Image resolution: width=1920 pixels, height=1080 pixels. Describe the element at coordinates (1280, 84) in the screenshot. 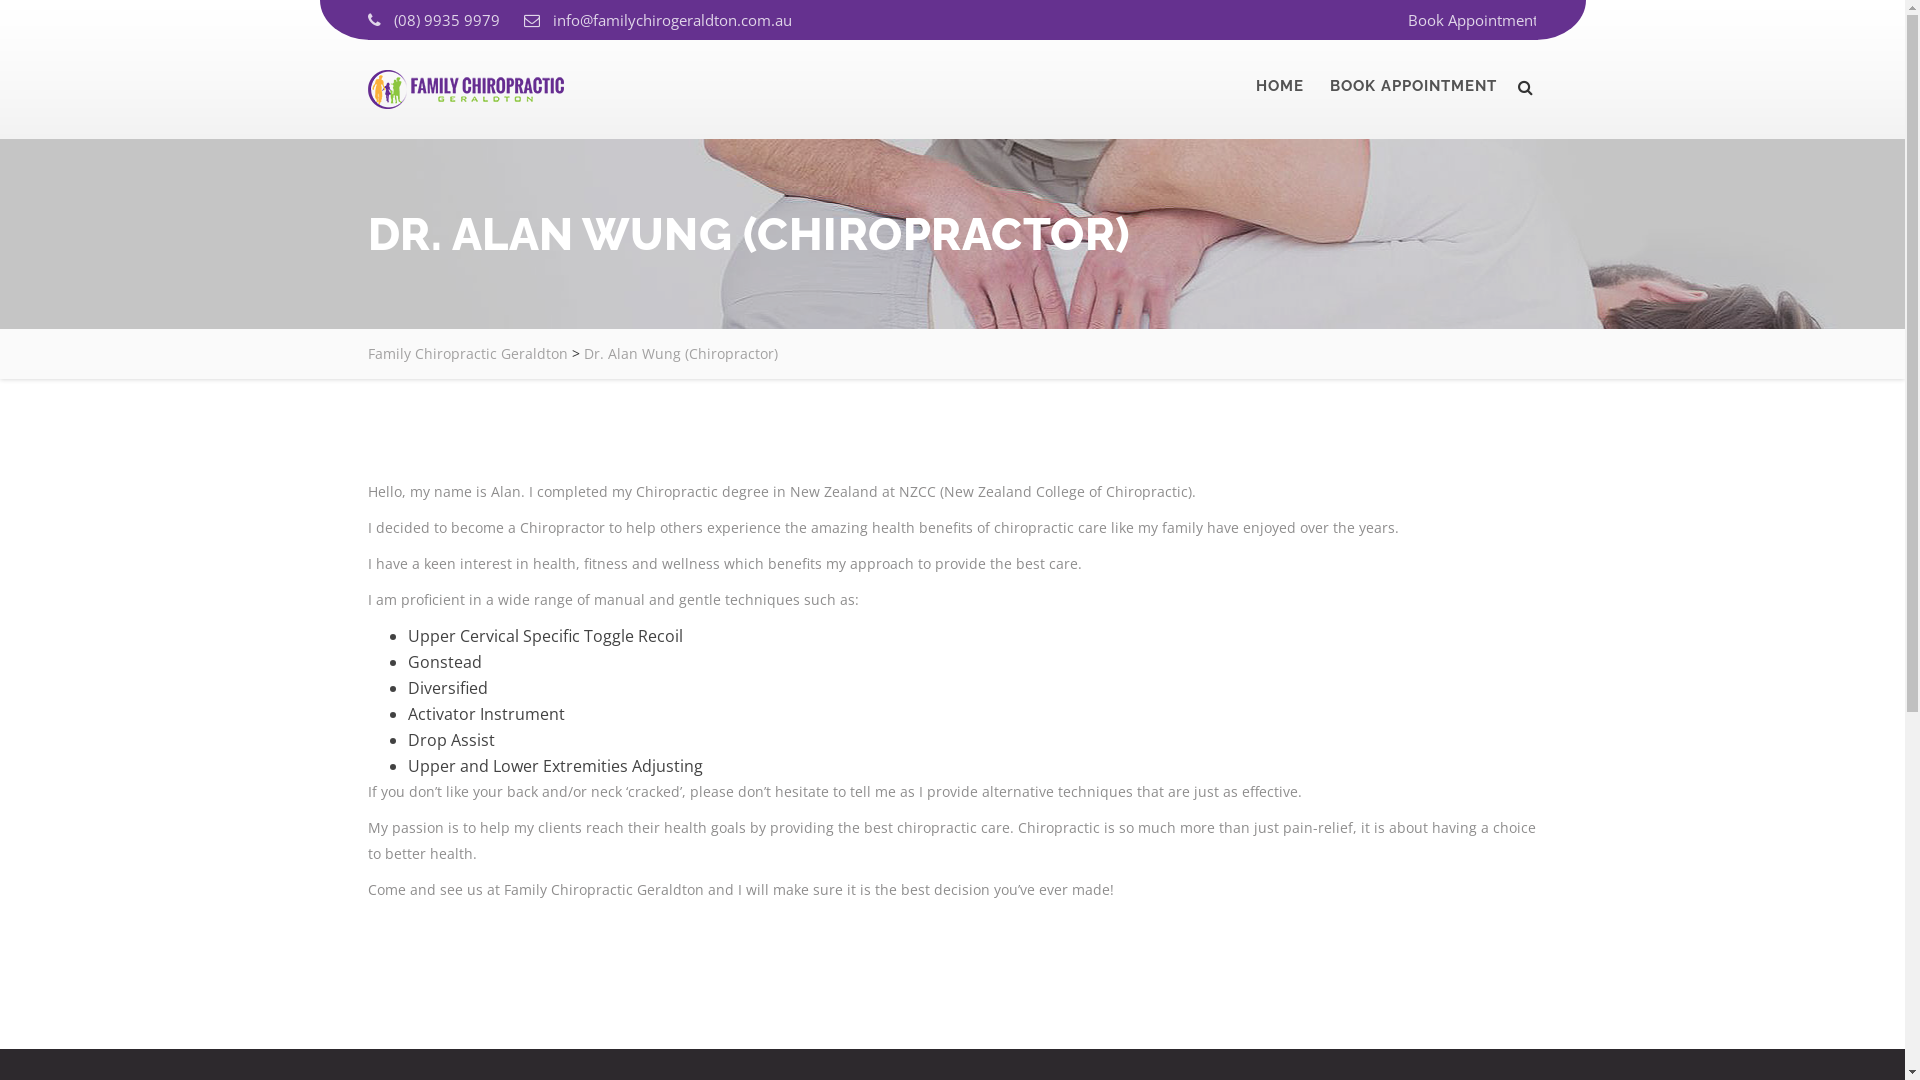

I see `'HOME'` at that location.